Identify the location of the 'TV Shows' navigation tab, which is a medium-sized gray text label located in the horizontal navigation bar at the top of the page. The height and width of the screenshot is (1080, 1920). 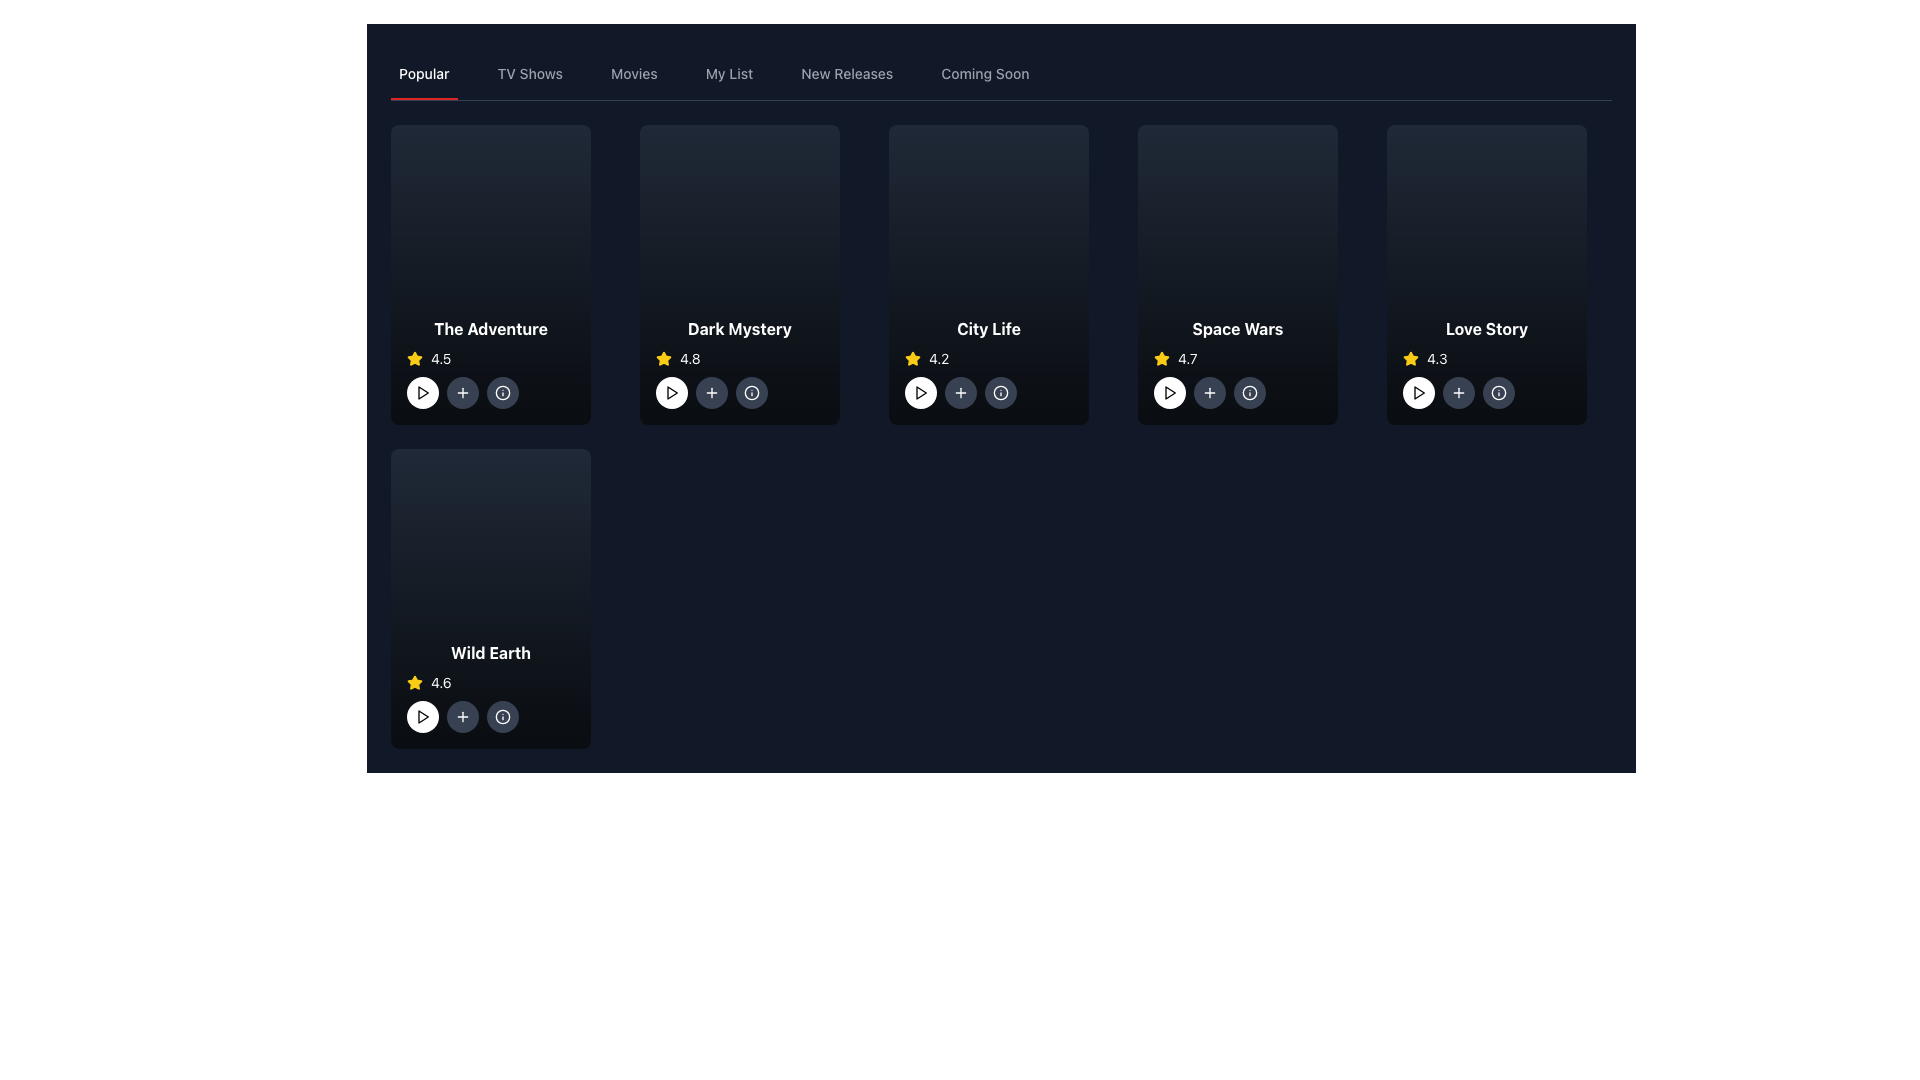
(530, 72).